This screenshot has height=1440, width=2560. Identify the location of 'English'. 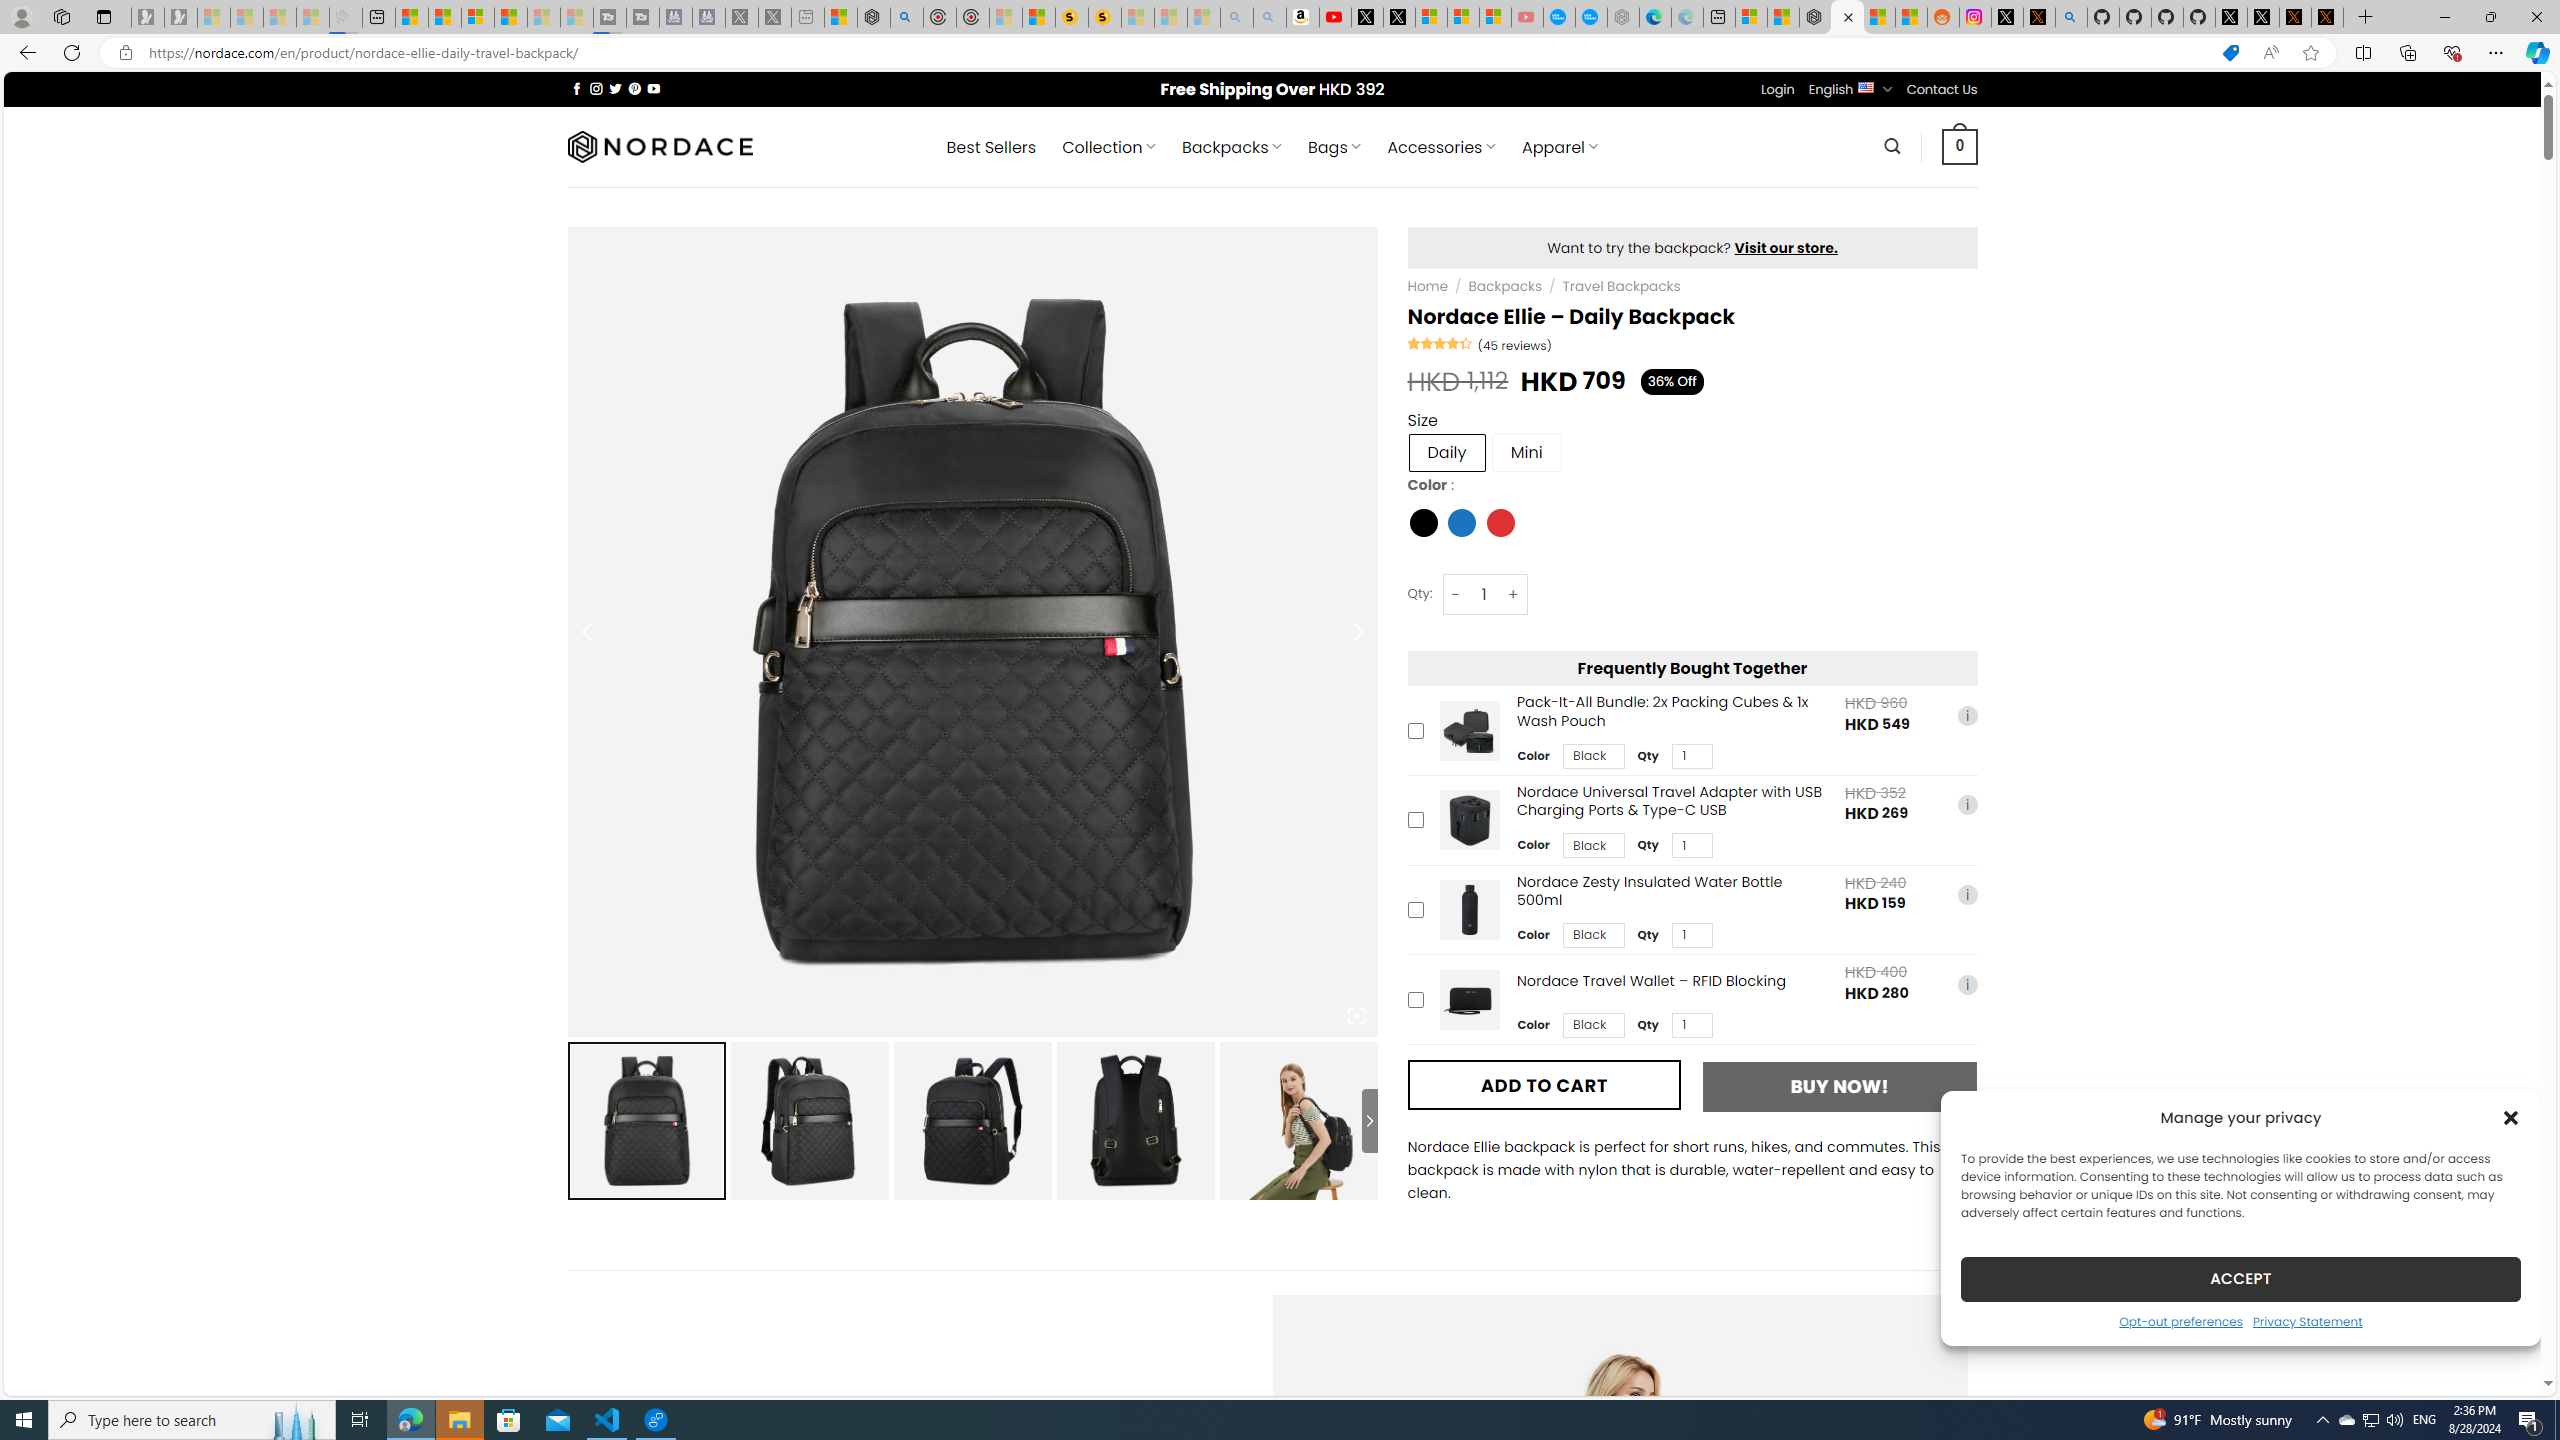
(1866, 87).